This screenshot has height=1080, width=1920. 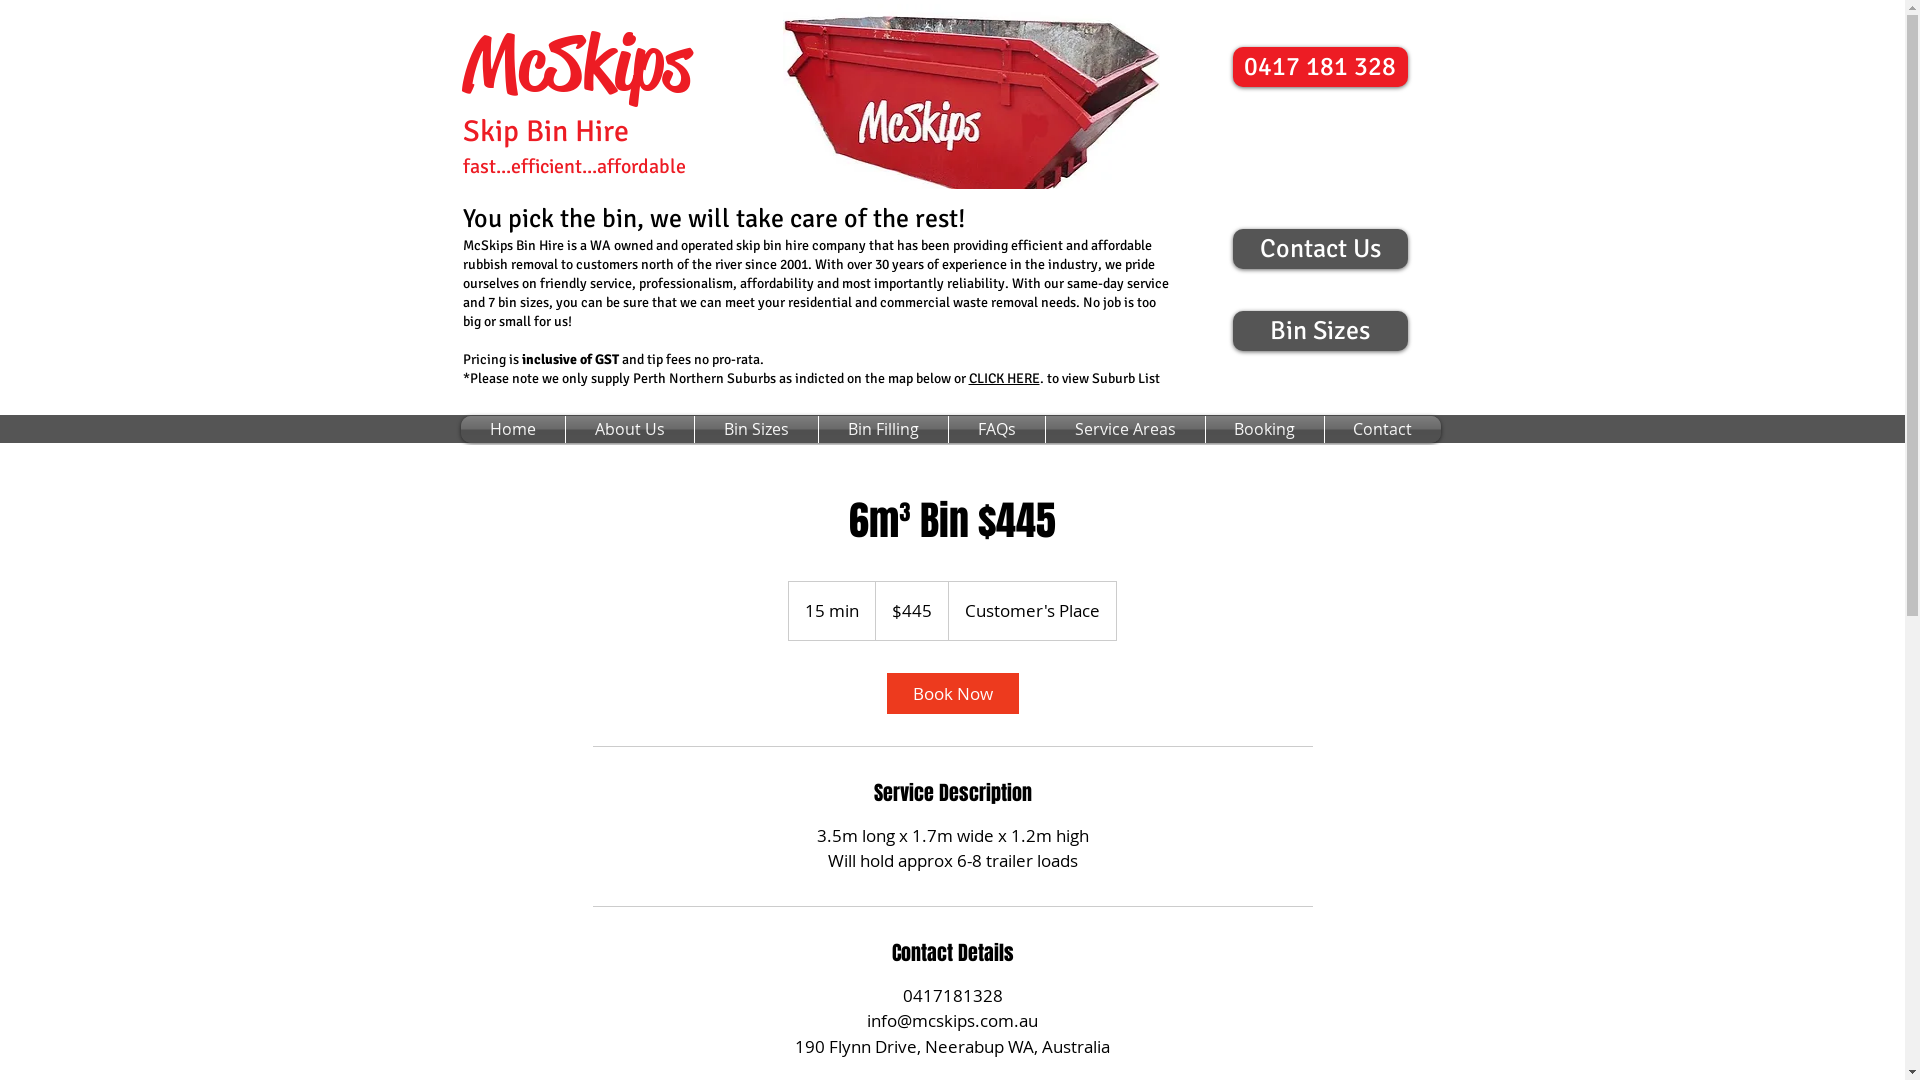 I want to click on 'CLICK HERE', so click(x=968, y=377).